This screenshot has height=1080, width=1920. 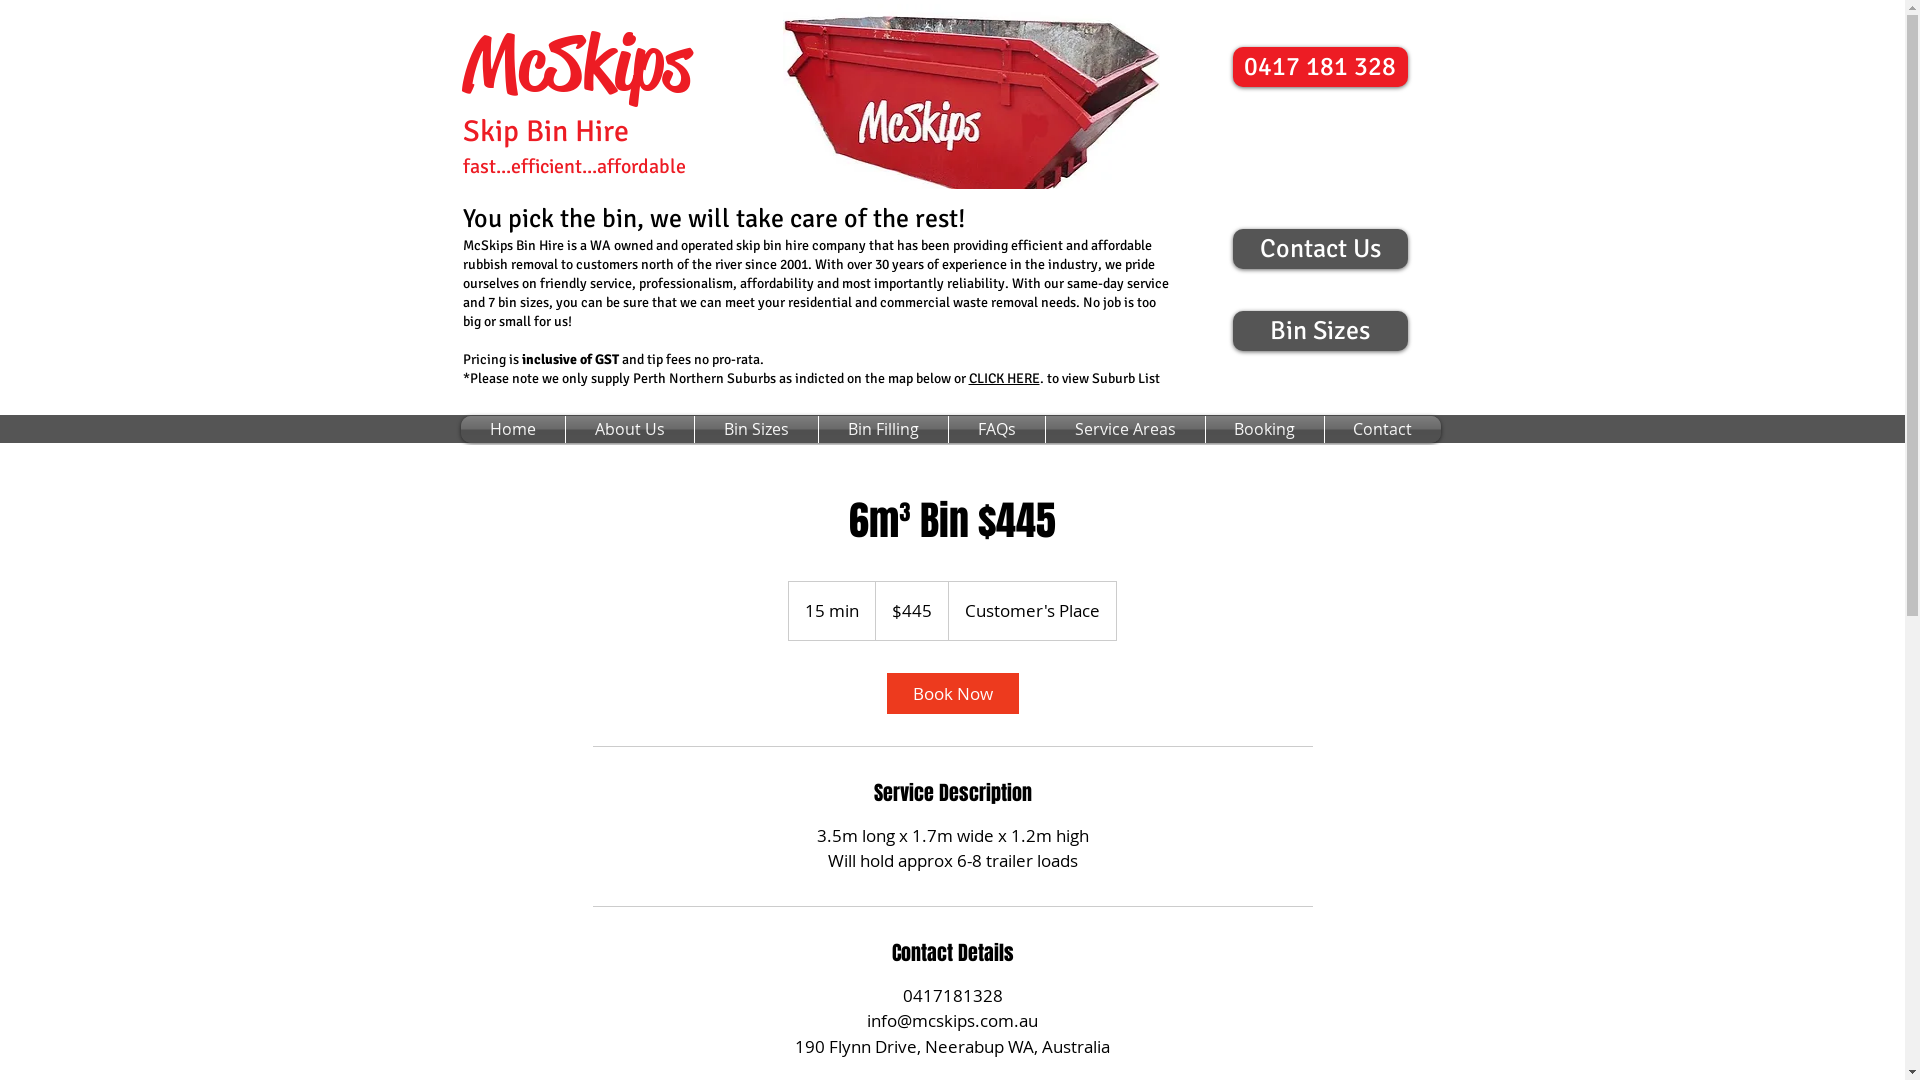 I want to click on 'CLICK HERE', so click(x=968, y=377).